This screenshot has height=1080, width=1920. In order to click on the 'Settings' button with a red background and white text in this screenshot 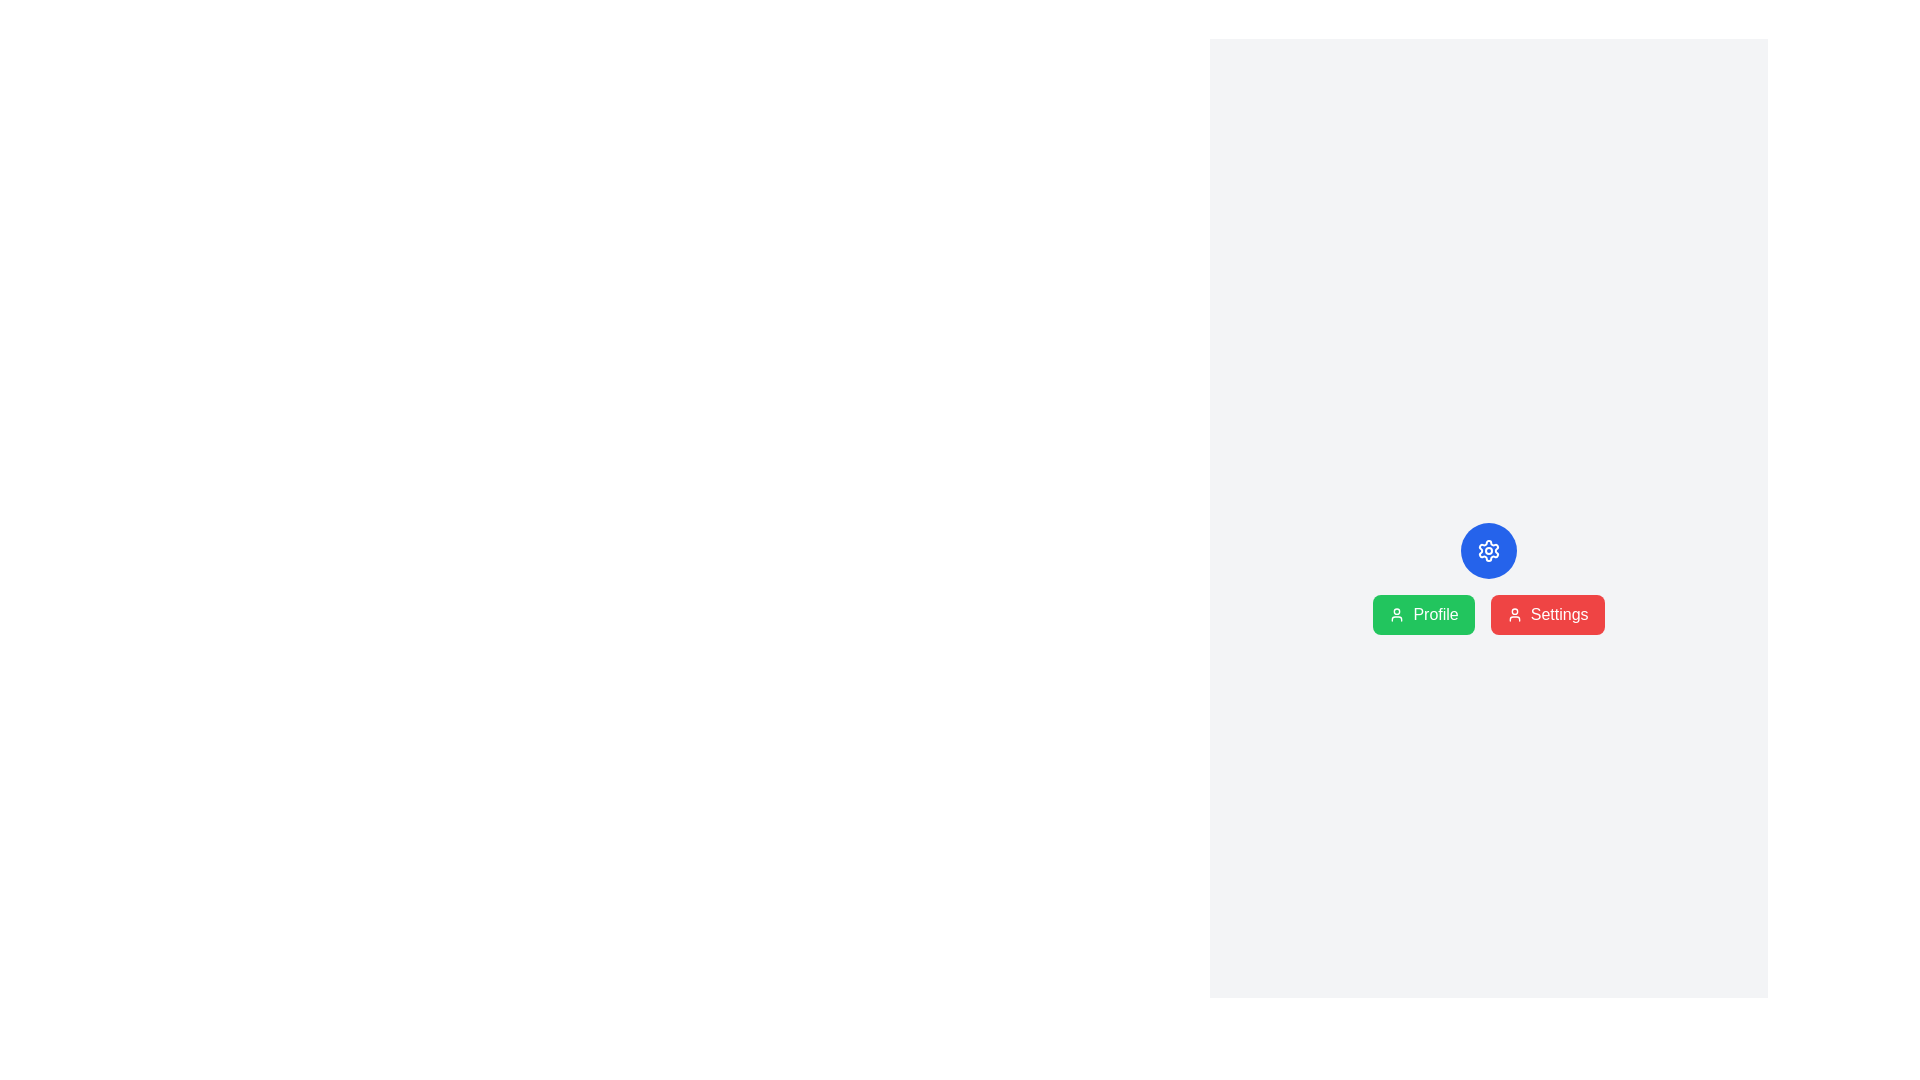, I will do `click(1546, 613)`.